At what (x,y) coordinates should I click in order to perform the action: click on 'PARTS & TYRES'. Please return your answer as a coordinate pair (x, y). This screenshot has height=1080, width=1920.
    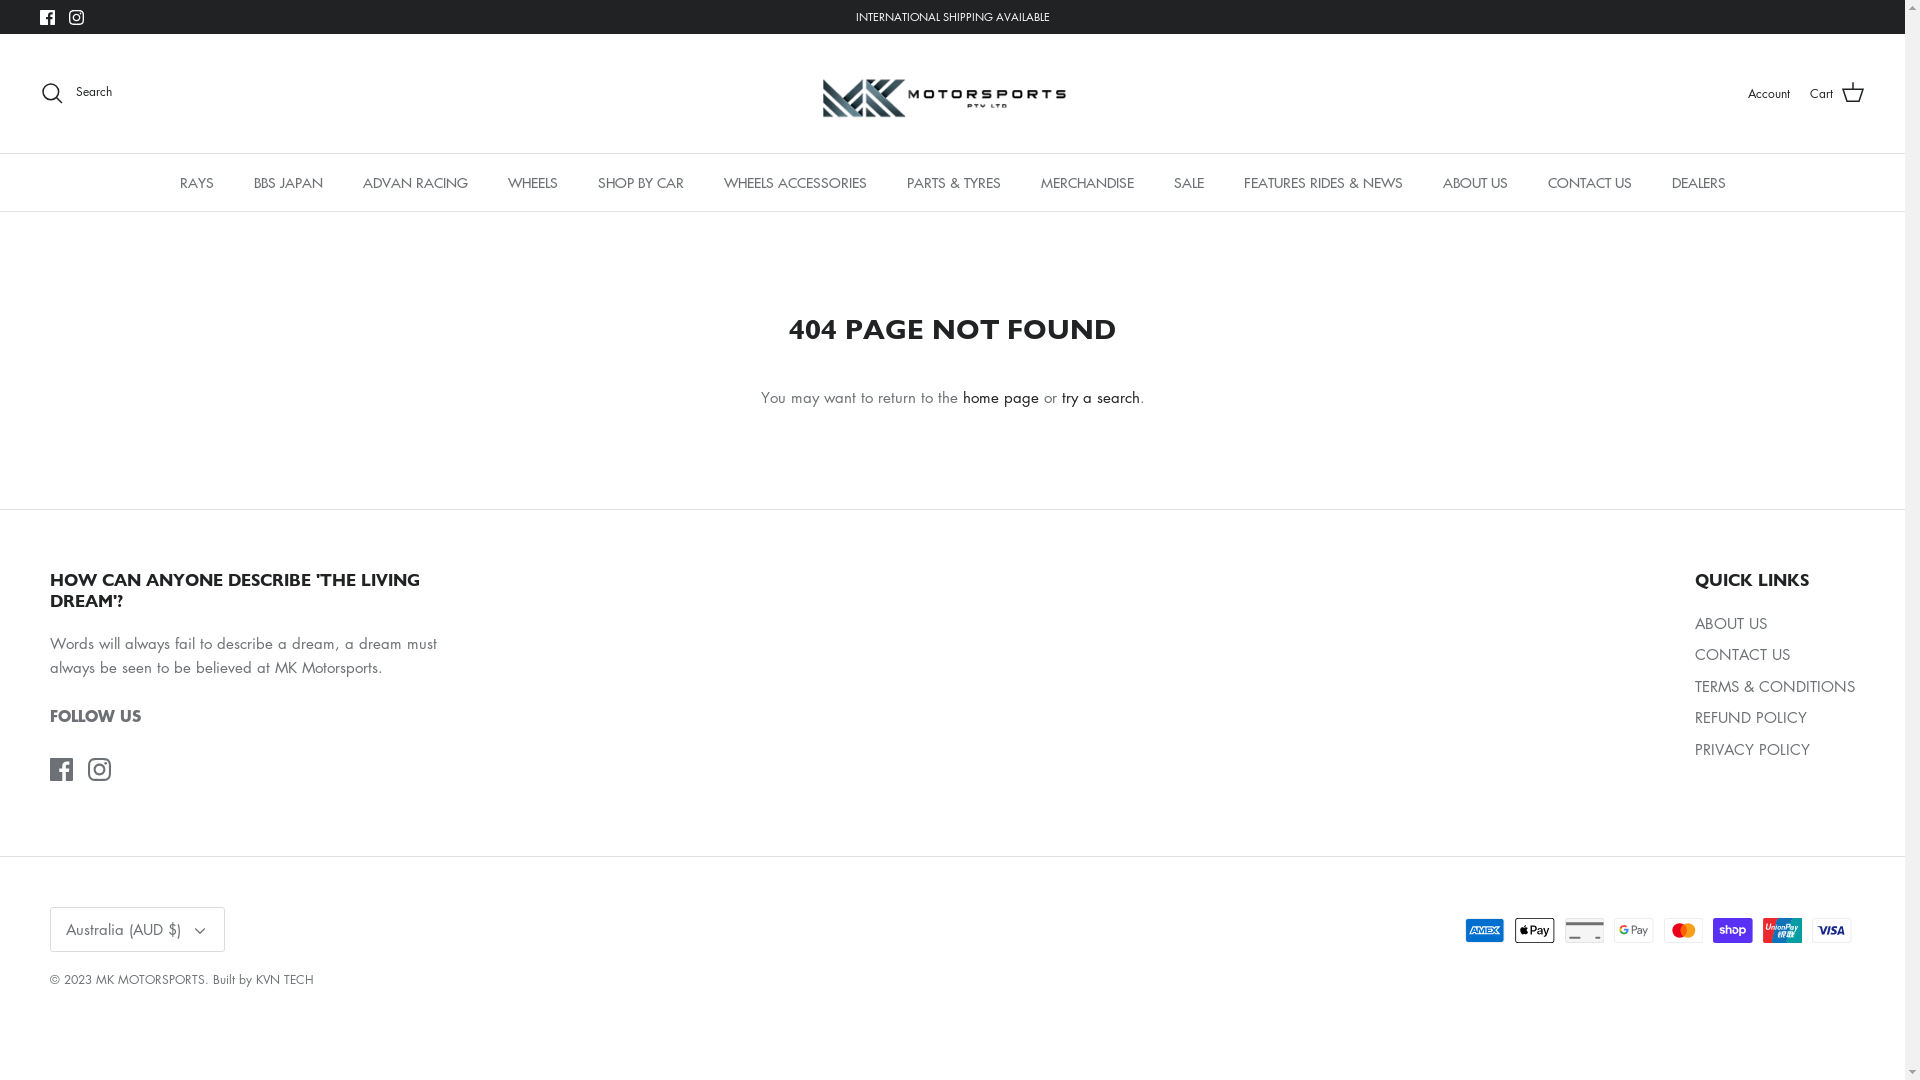
    Looking at the image, I should click on (952, 182).